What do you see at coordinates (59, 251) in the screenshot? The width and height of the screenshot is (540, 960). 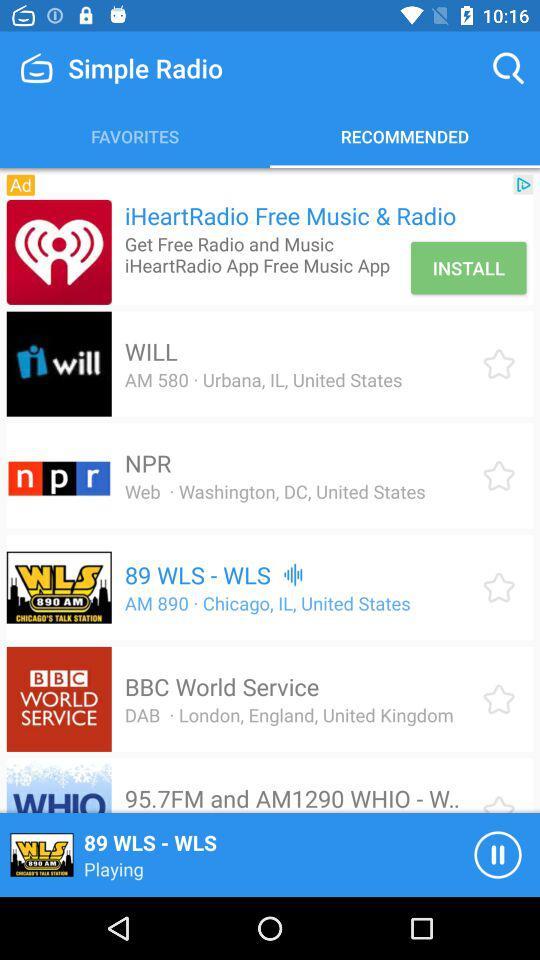 I see `logo and link for iheartradio` at bounding box center [59, 251].